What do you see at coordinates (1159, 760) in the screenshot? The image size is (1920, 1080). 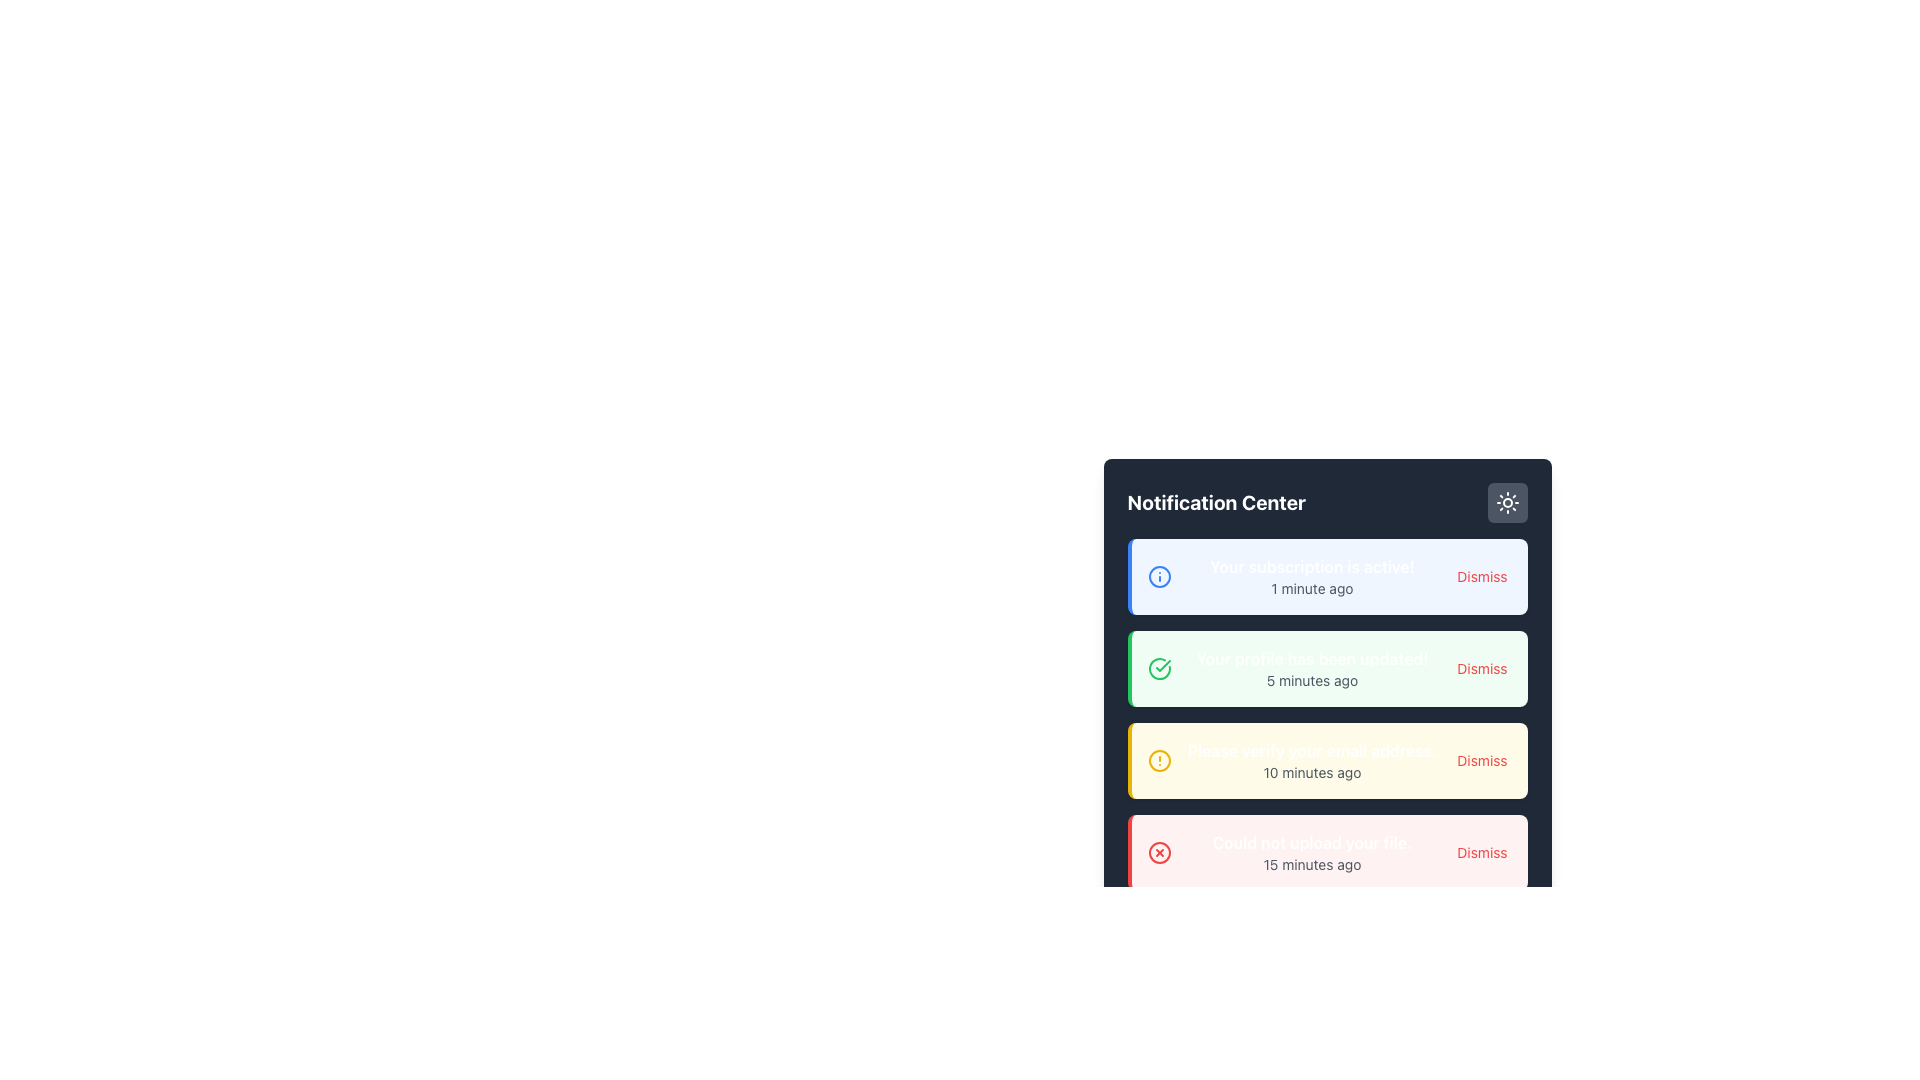 I see `circular alert icon with a yellow outline and exclamation mark located in the top-left corner of the notification card that prompts 'Please verify your email address'` at bounding box center [1159, 760].